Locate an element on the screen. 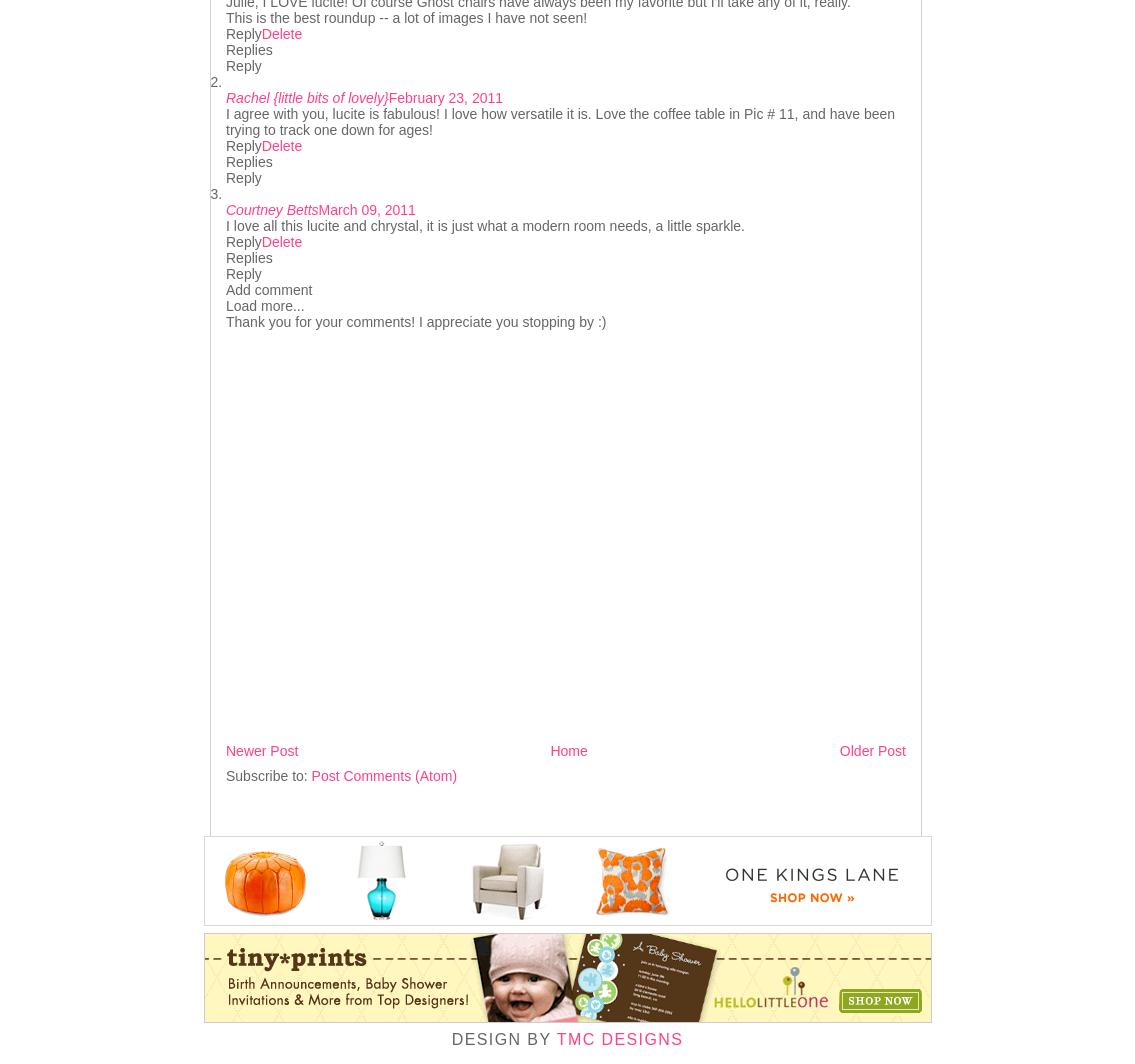  'DESIGN BY' is located at coordinates (502, 1038).